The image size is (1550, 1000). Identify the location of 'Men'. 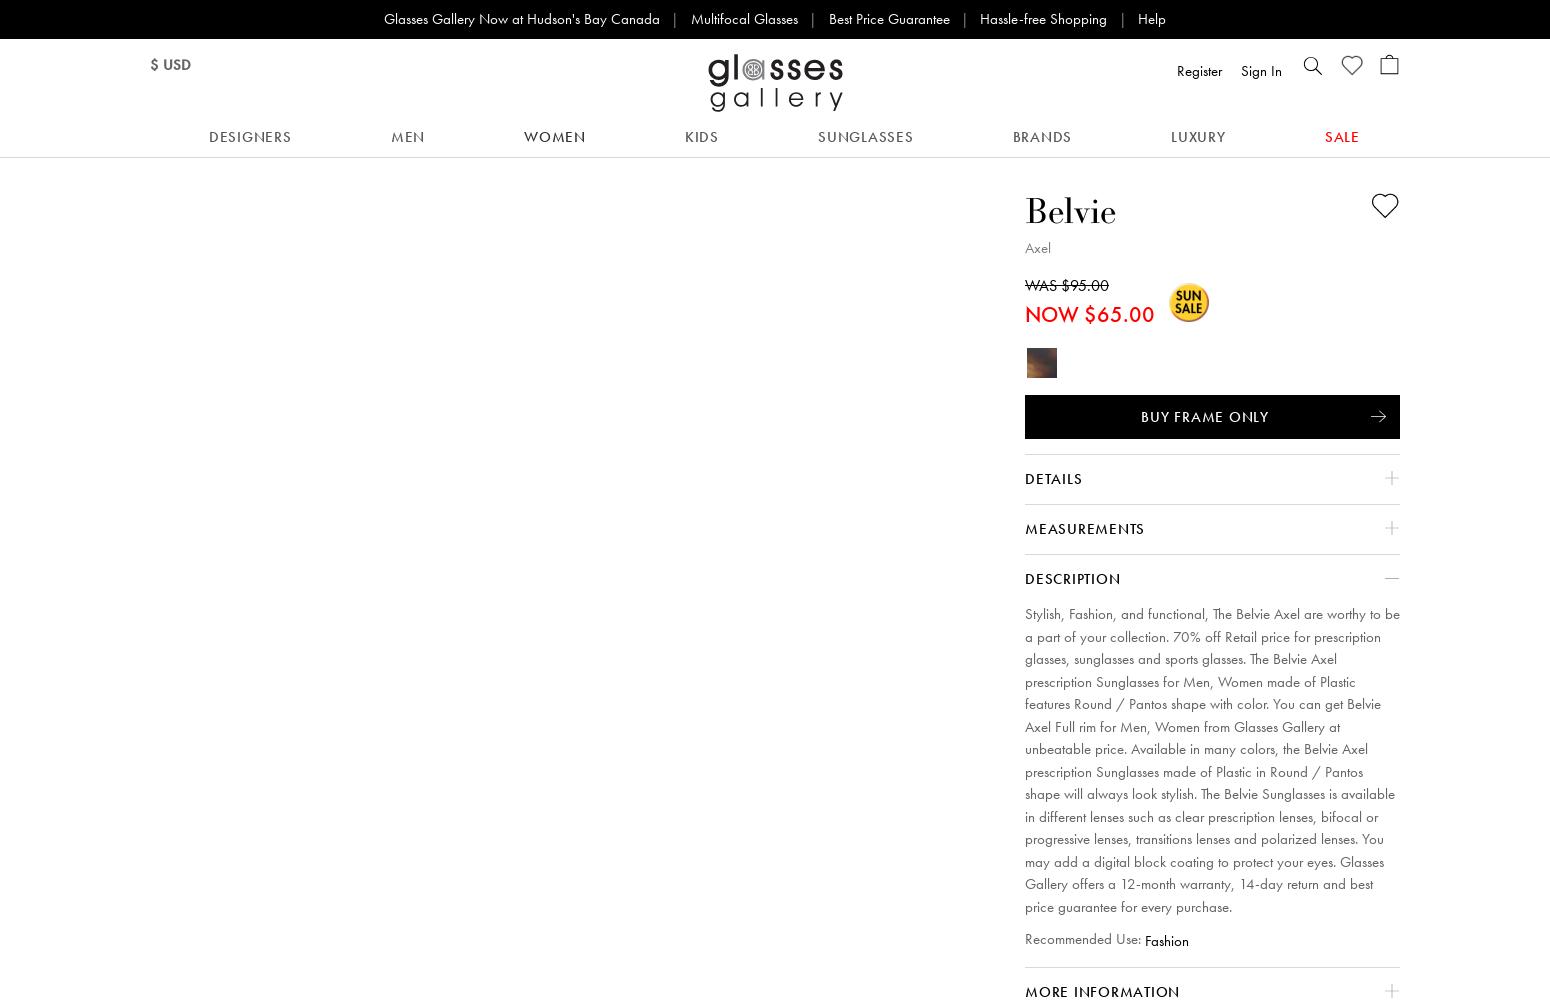
(407, 137).